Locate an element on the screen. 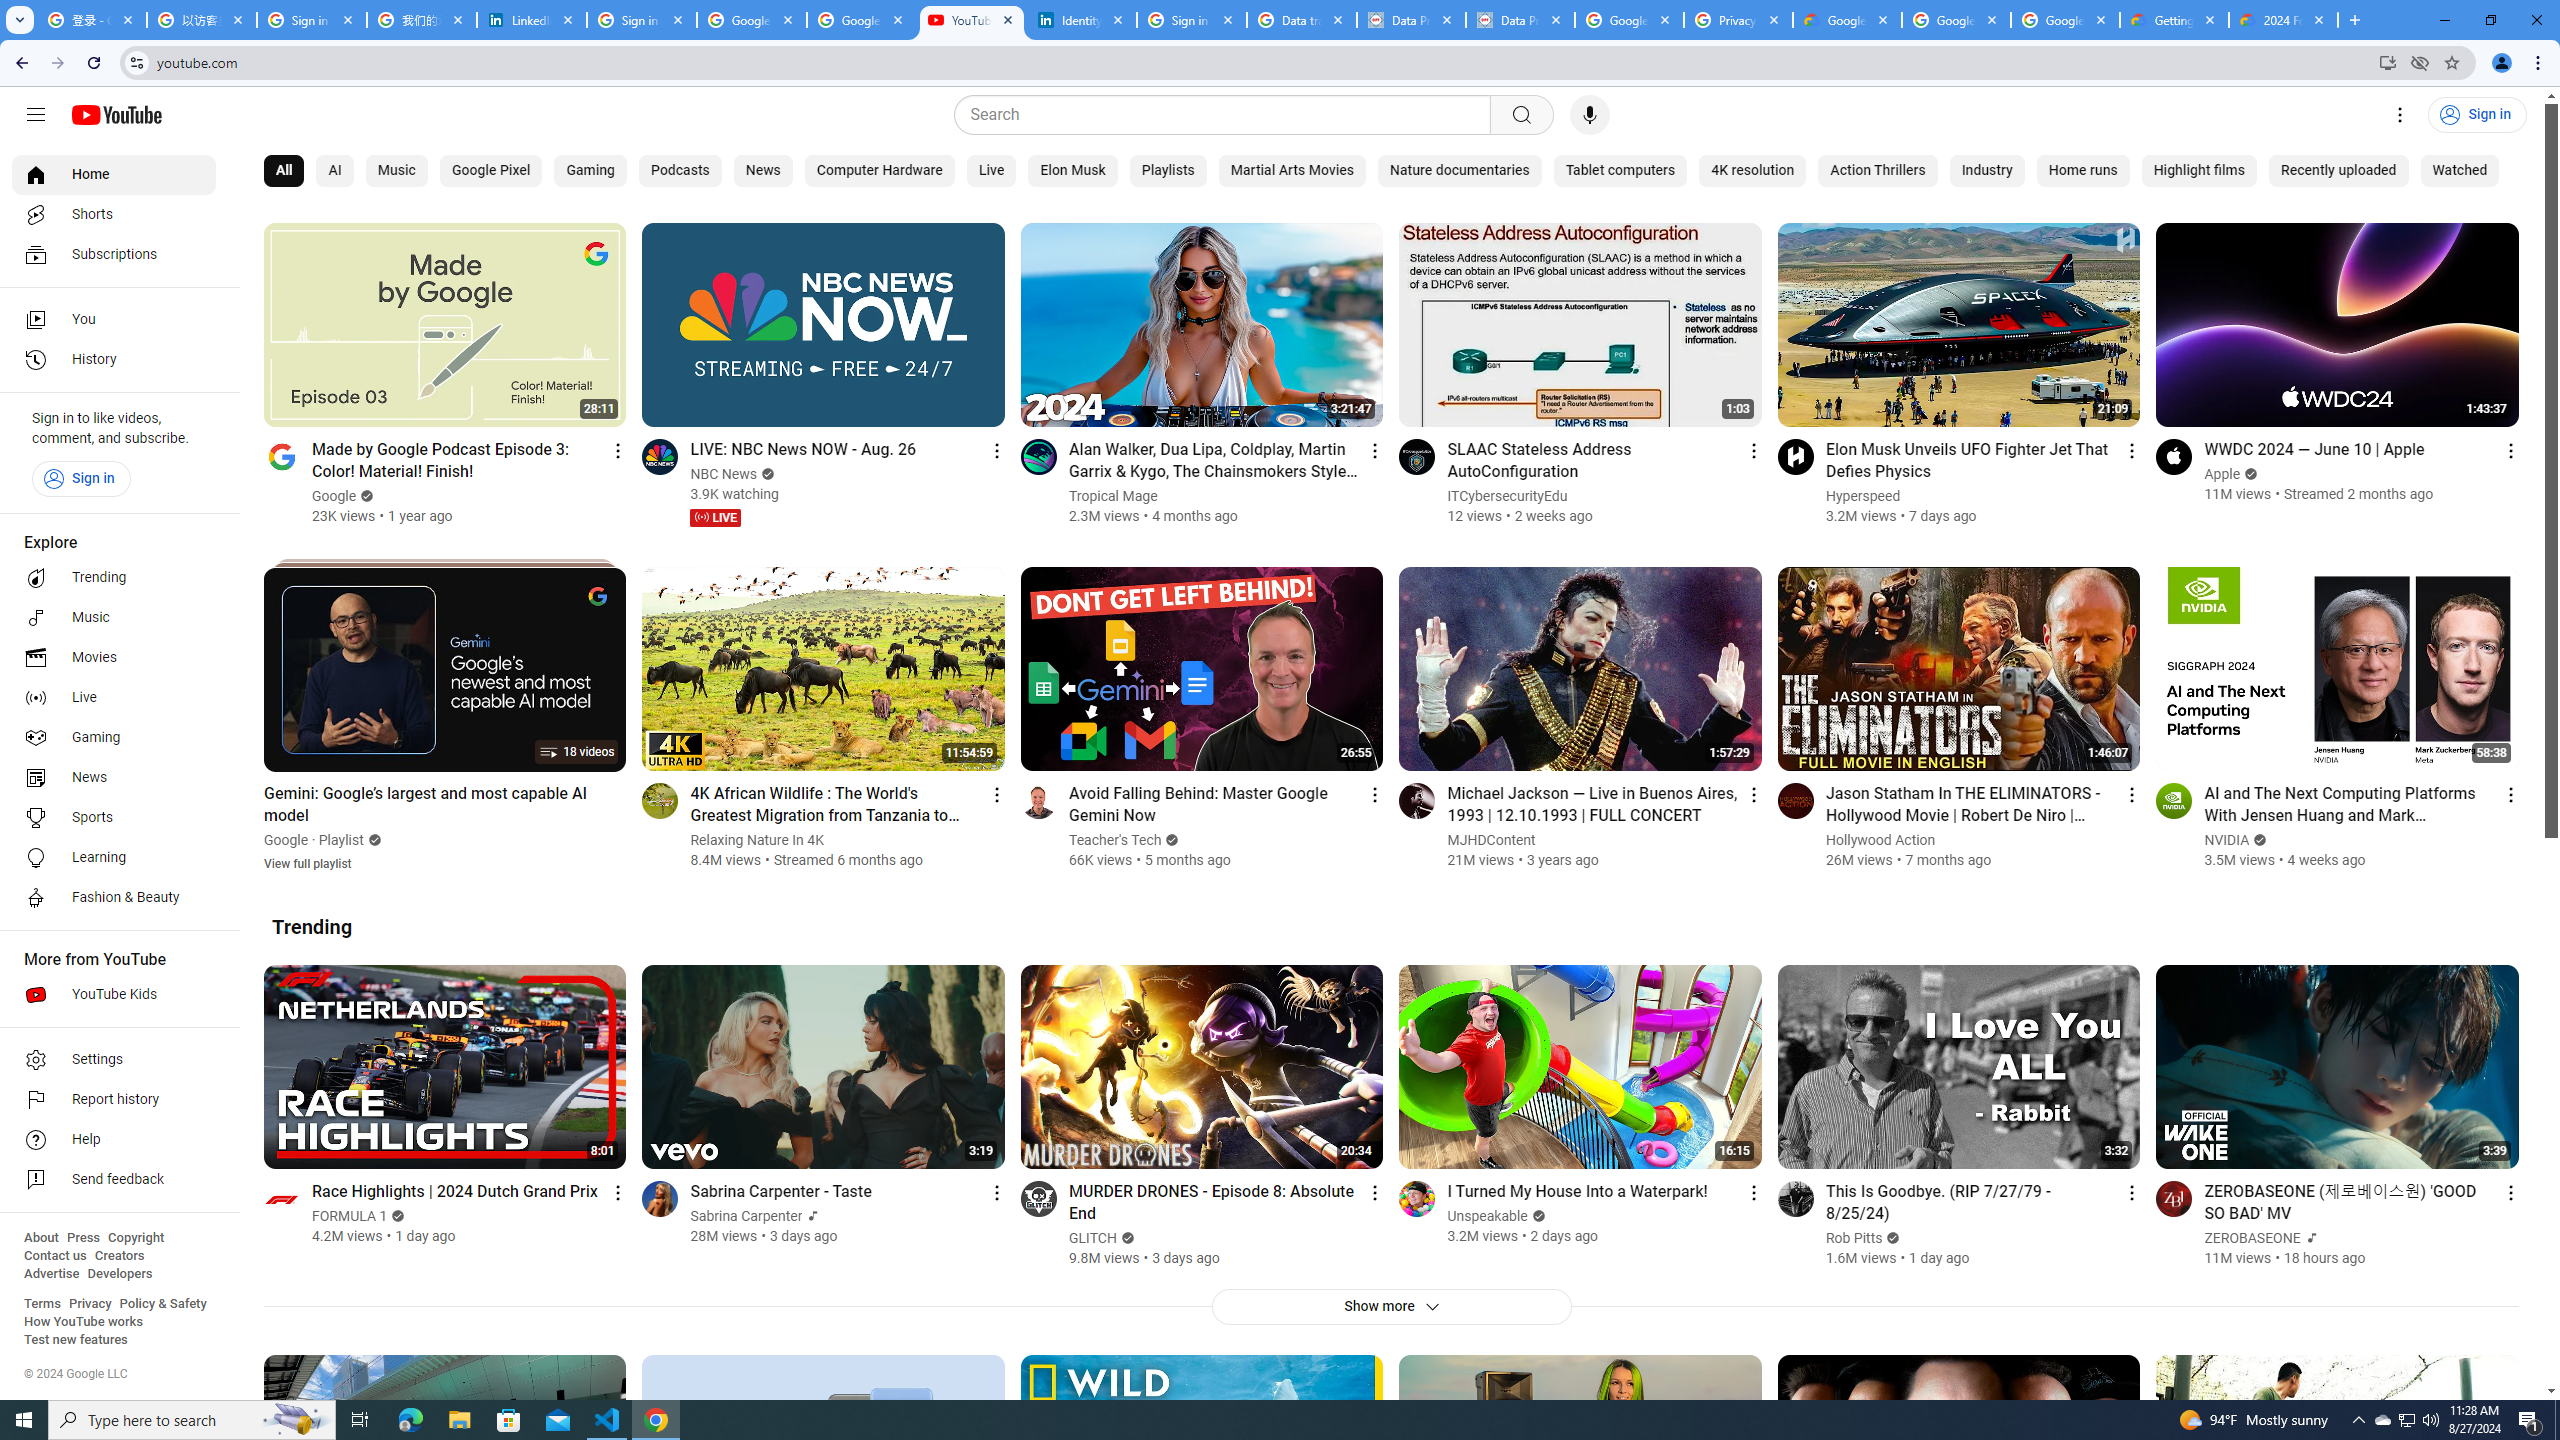  'YouTube Home' is located at coordinates (115, 114).